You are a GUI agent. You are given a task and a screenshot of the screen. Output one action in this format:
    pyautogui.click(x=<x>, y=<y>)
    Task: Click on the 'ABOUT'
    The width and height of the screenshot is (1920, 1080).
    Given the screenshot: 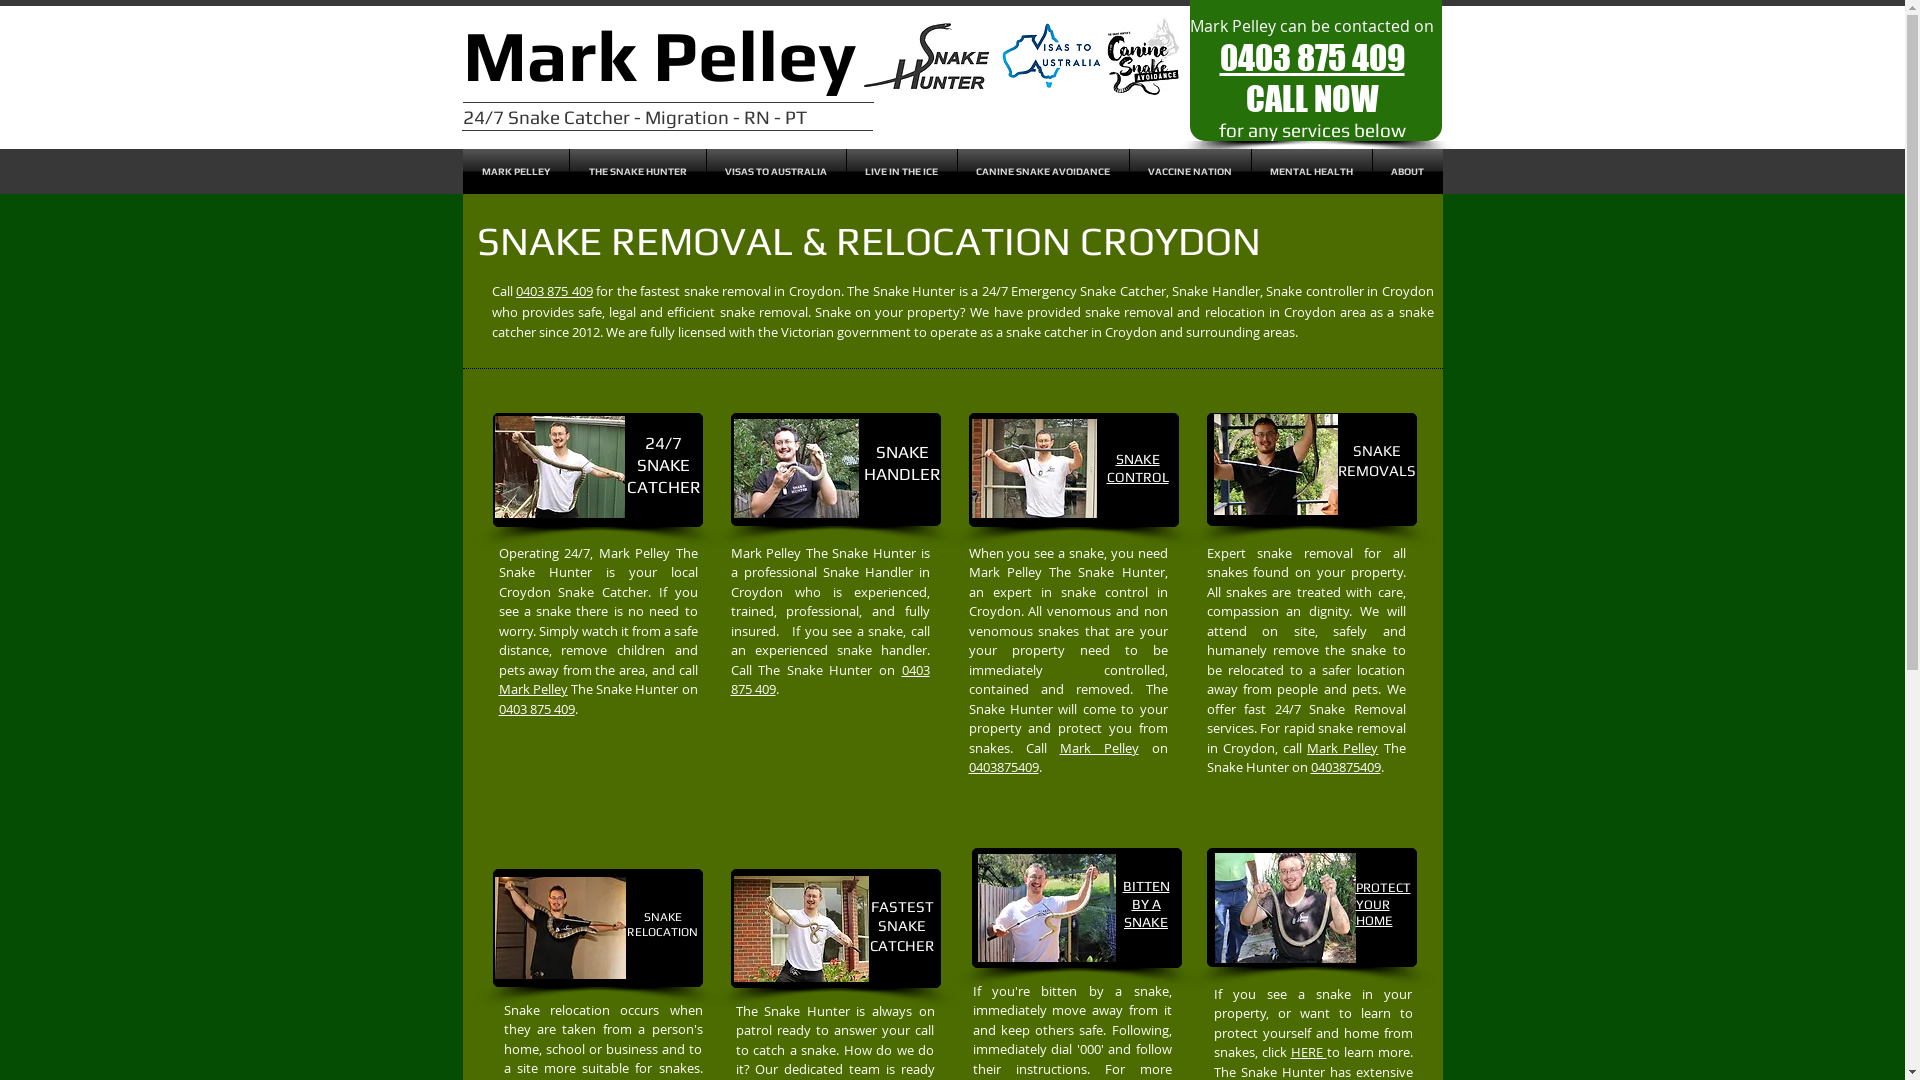 What is the action you would take?
    pyautogui.click(x=1405, y=170)
    